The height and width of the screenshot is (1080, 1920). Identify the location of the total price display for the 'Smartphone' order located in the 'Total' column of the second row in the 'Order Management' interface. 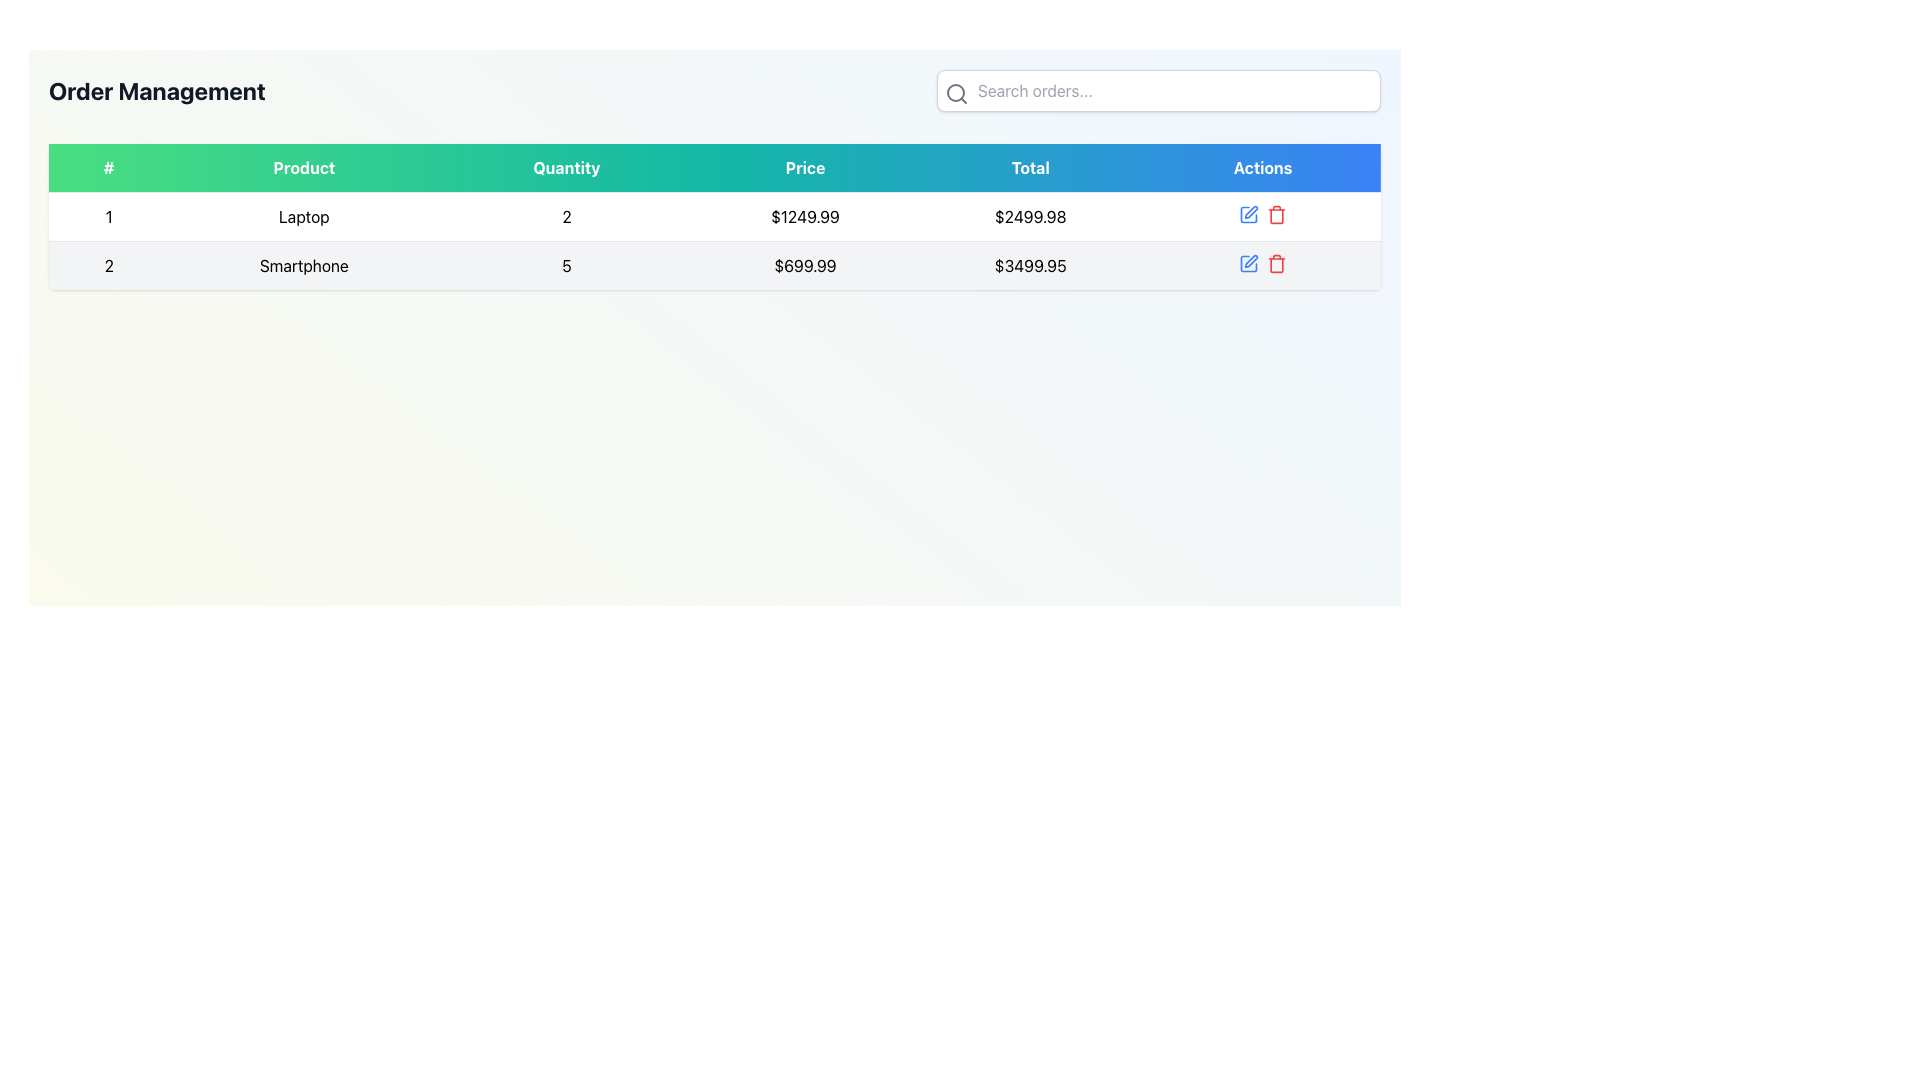
(1030, 264).